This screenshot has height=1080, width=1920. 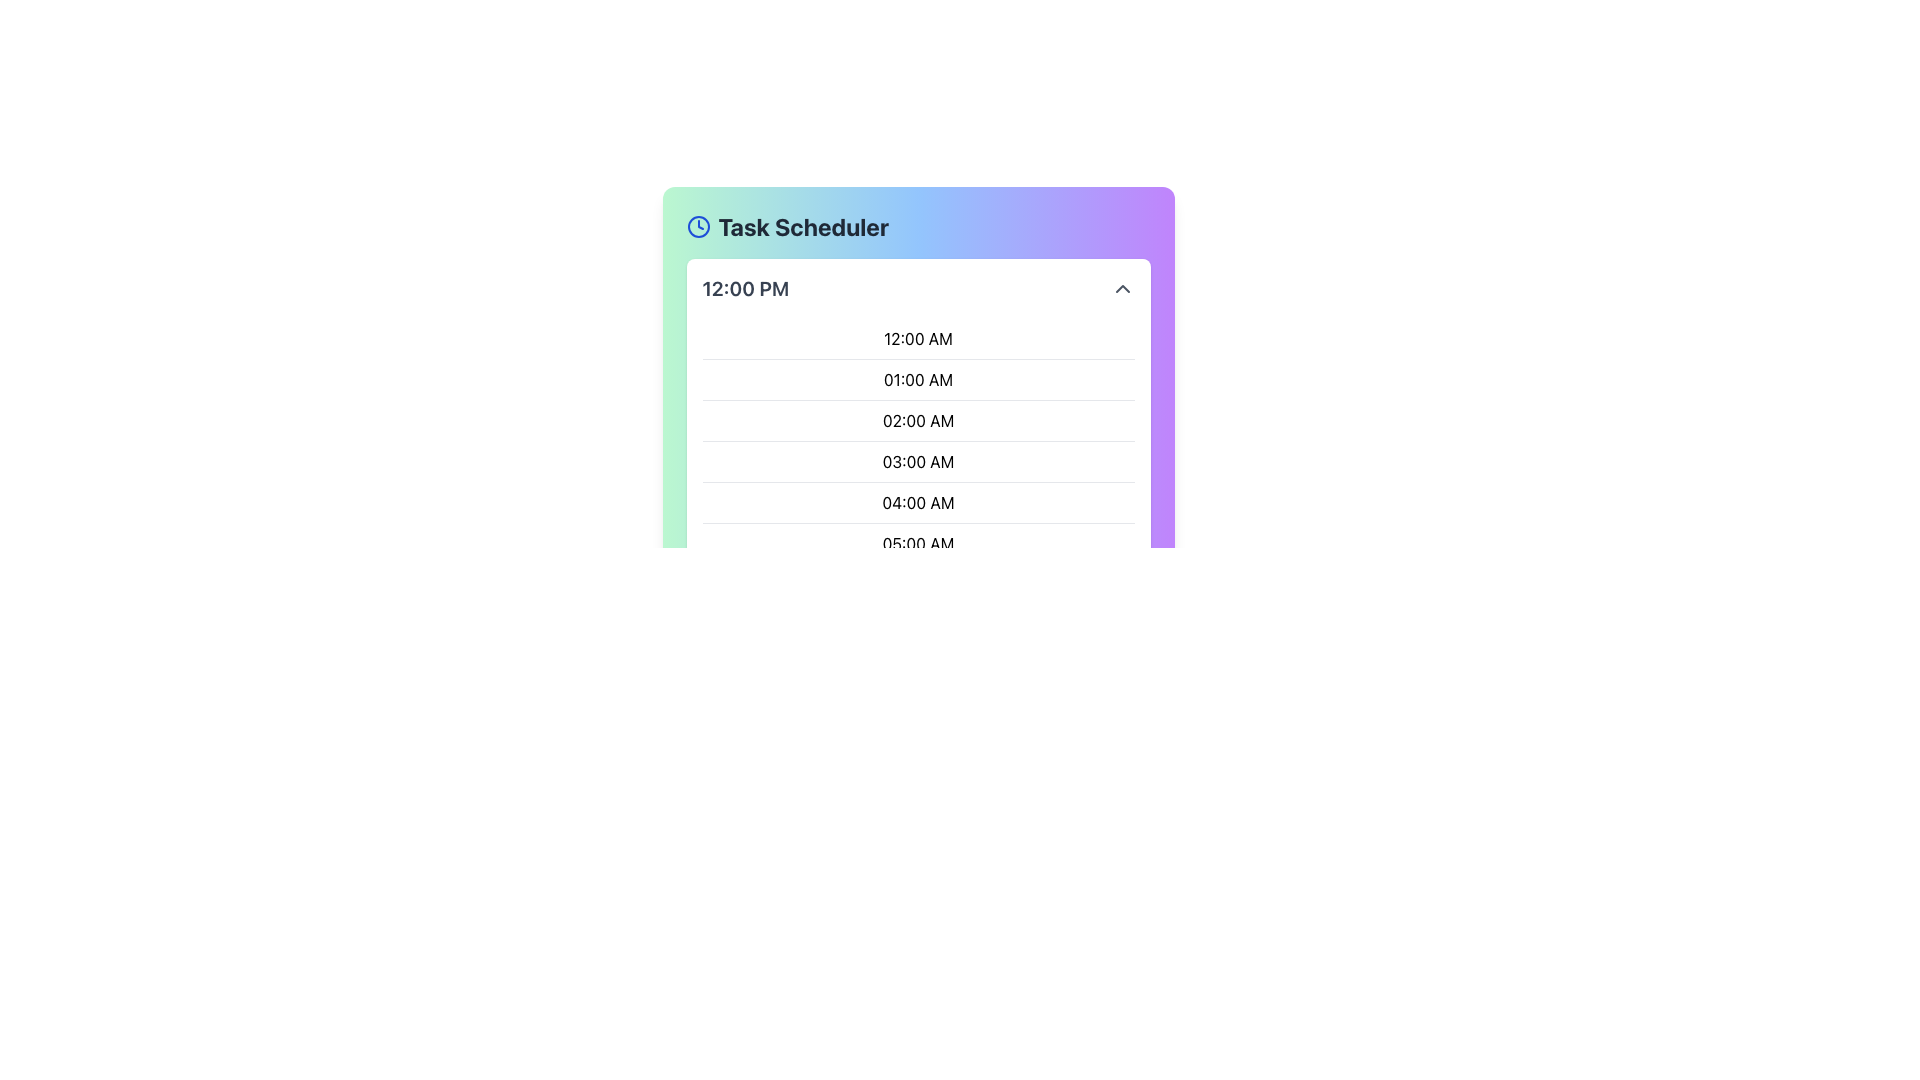 What do you see at coordinates (917, 461) in the screenshot?
I see `to select the fourth time slot in the dropdown menu, which is centrally located horizontally and positioned towards the upper-middle vertically` at bounding box center [917, 461].